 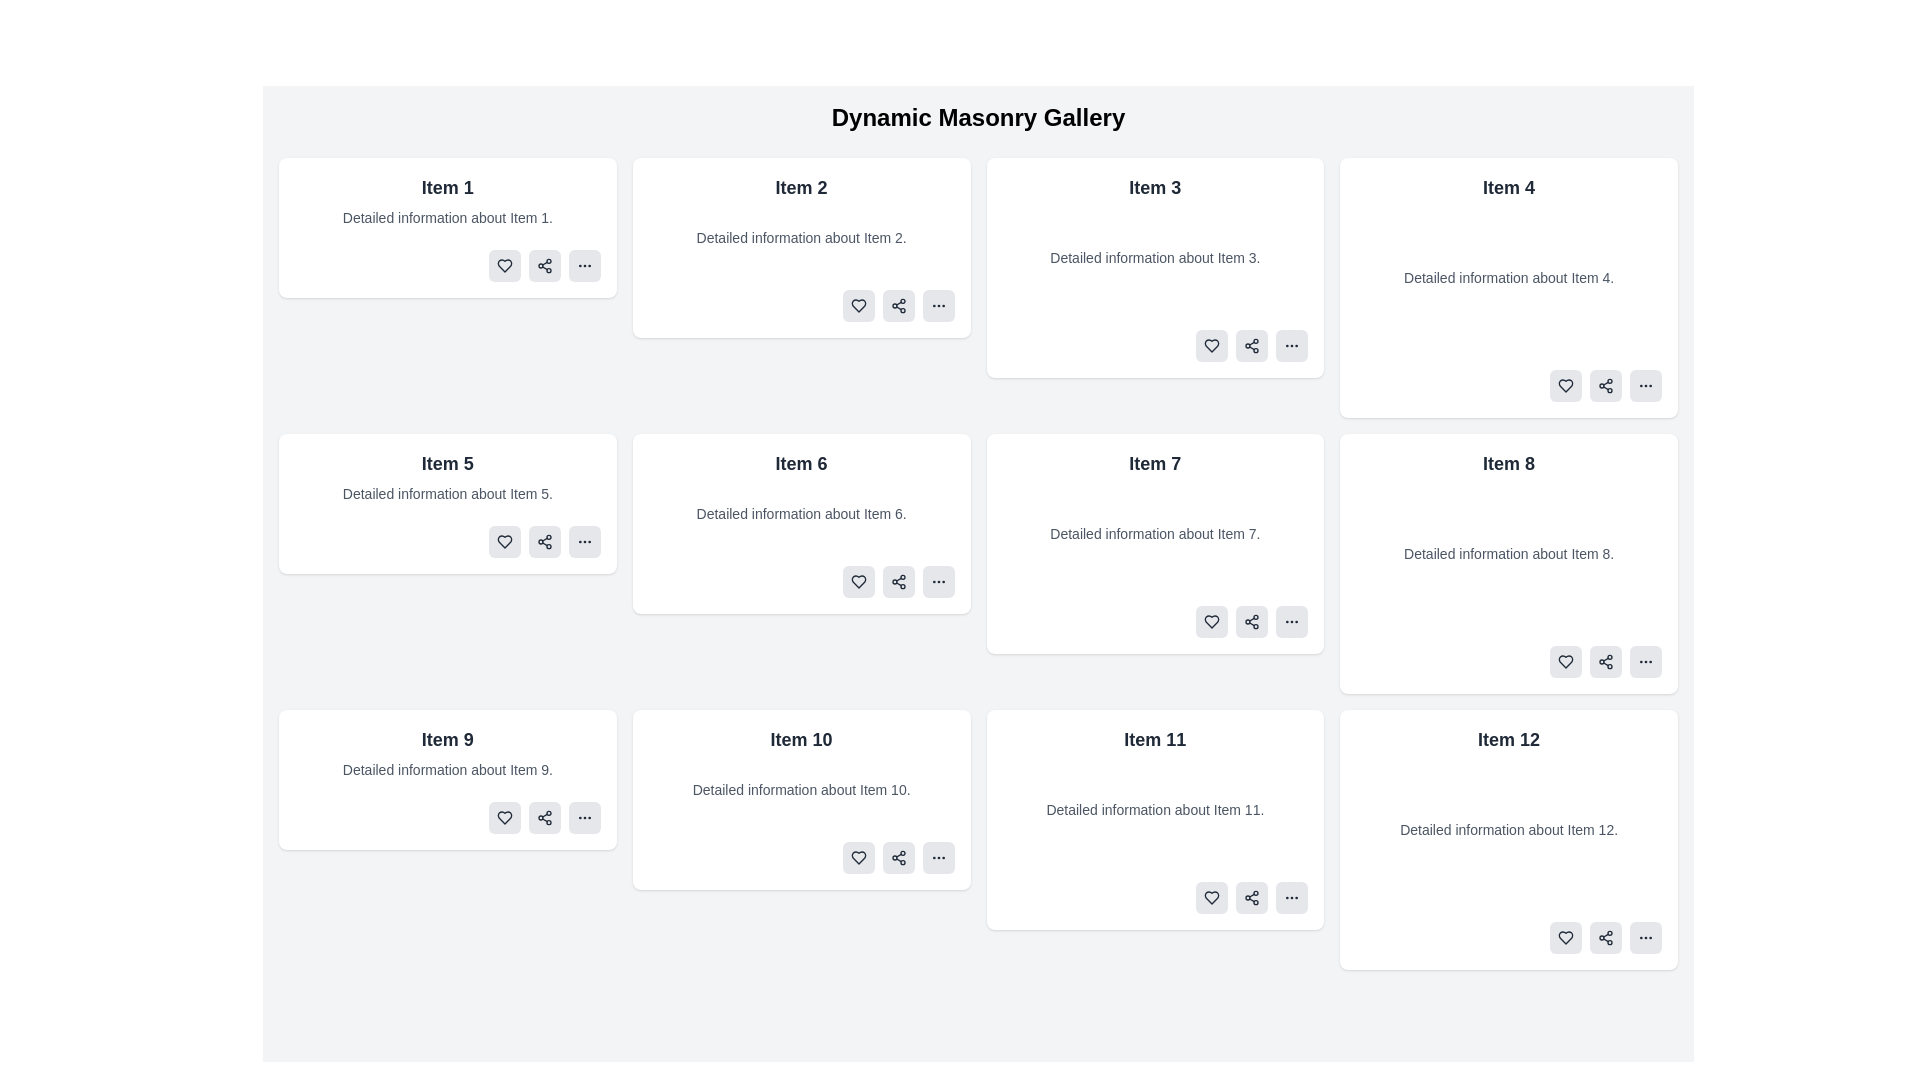 What do you see at coordinates (1606, 385) in the screenshot?
I see `the share icon, which is an SVG graphic with three connected circles and lines, located in the actions bar of the fourth tile of the masonry grid layout, to initiate the sharing action` at bounding box center [1606, 385].